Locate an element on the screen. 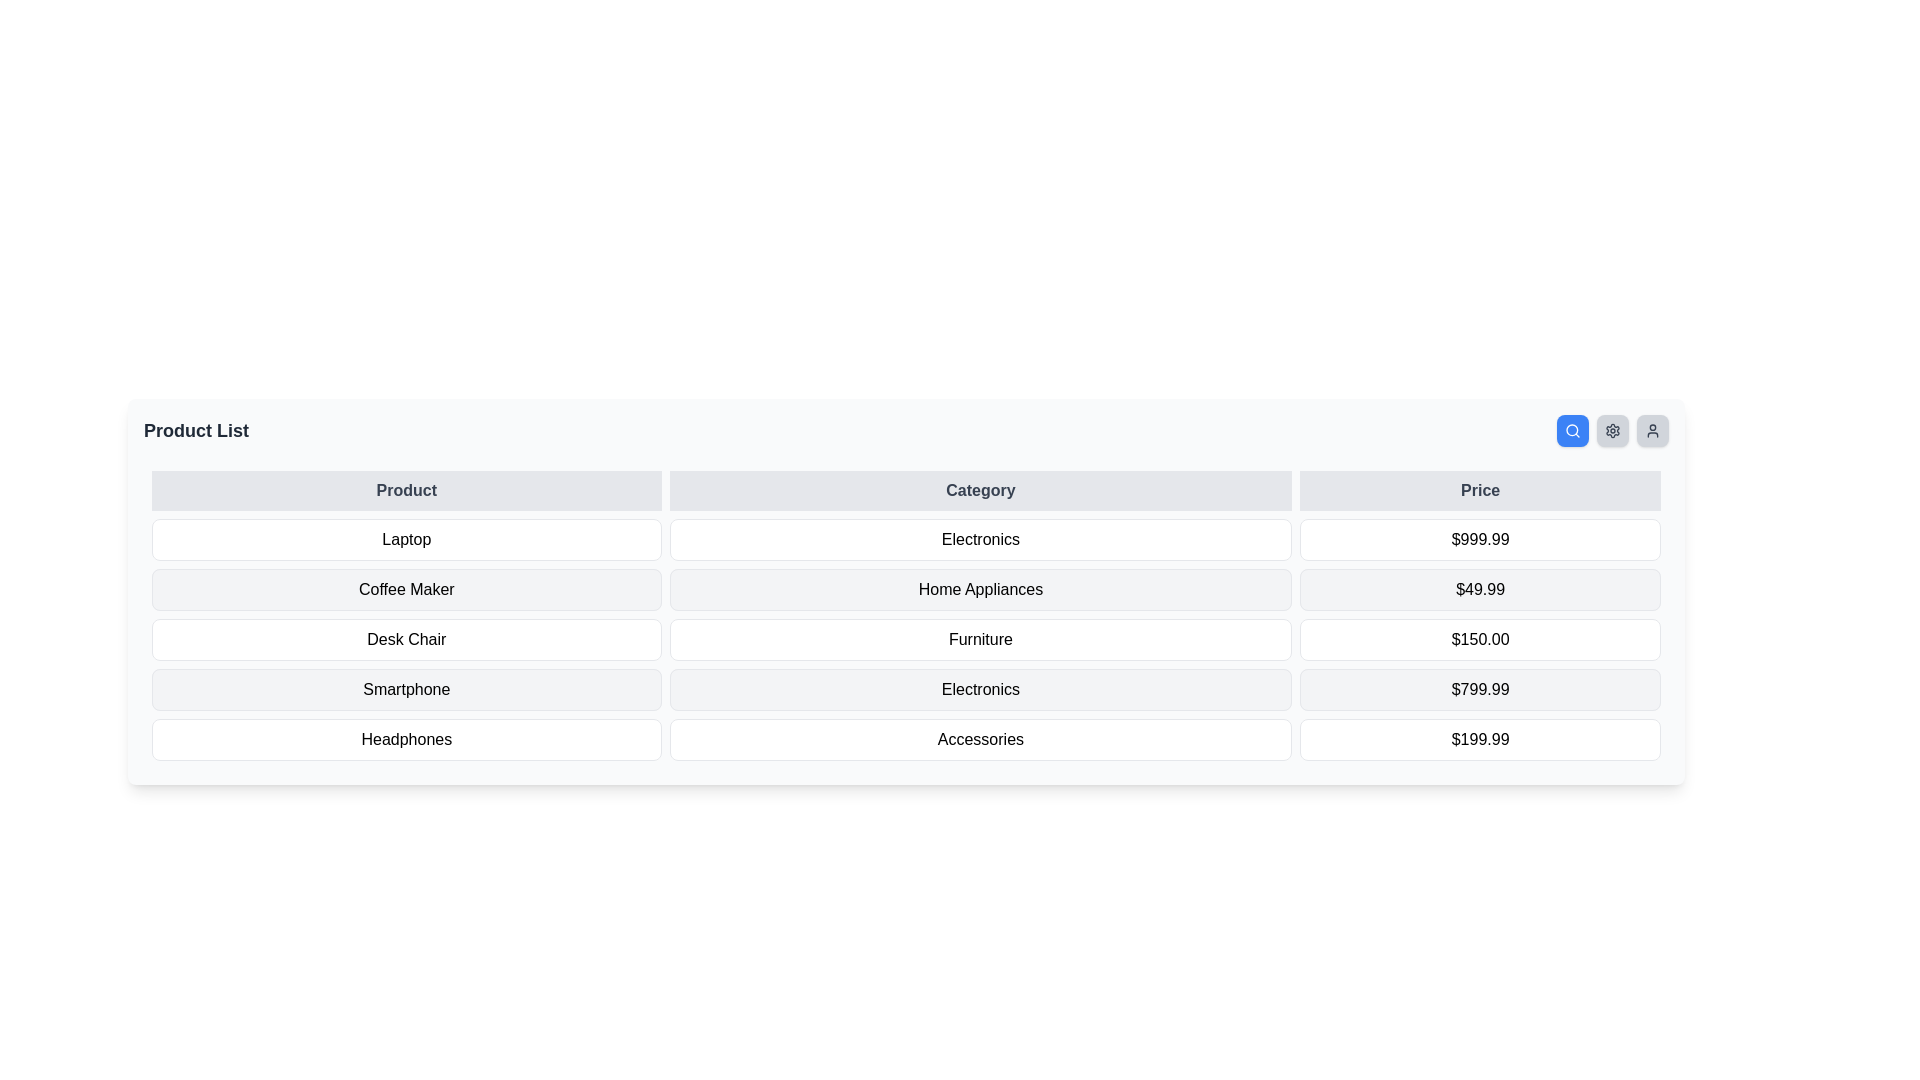 The width and height of the screenshot is (1920, 1080). the 'Price' column header in the table, which is the third column header positioned to the right of the 'Category' column header is located at coordinates (1480, 490).